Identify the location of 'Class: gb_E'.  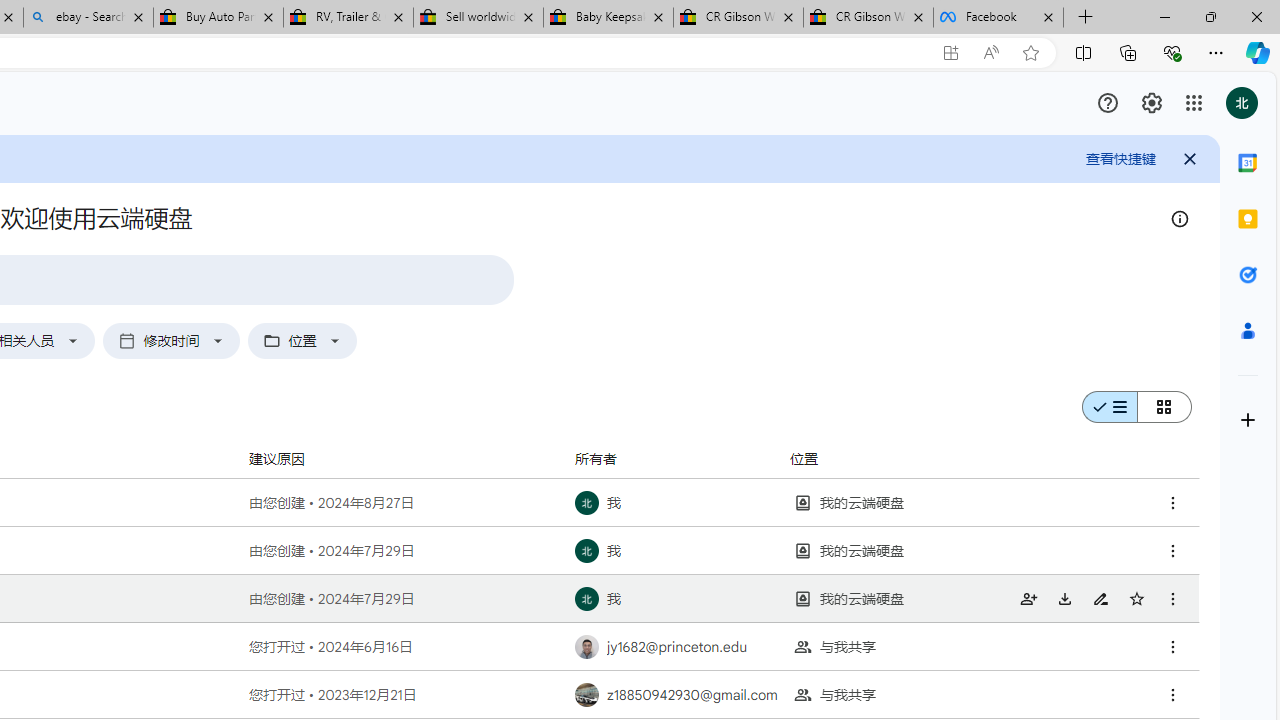
(1193, 102).